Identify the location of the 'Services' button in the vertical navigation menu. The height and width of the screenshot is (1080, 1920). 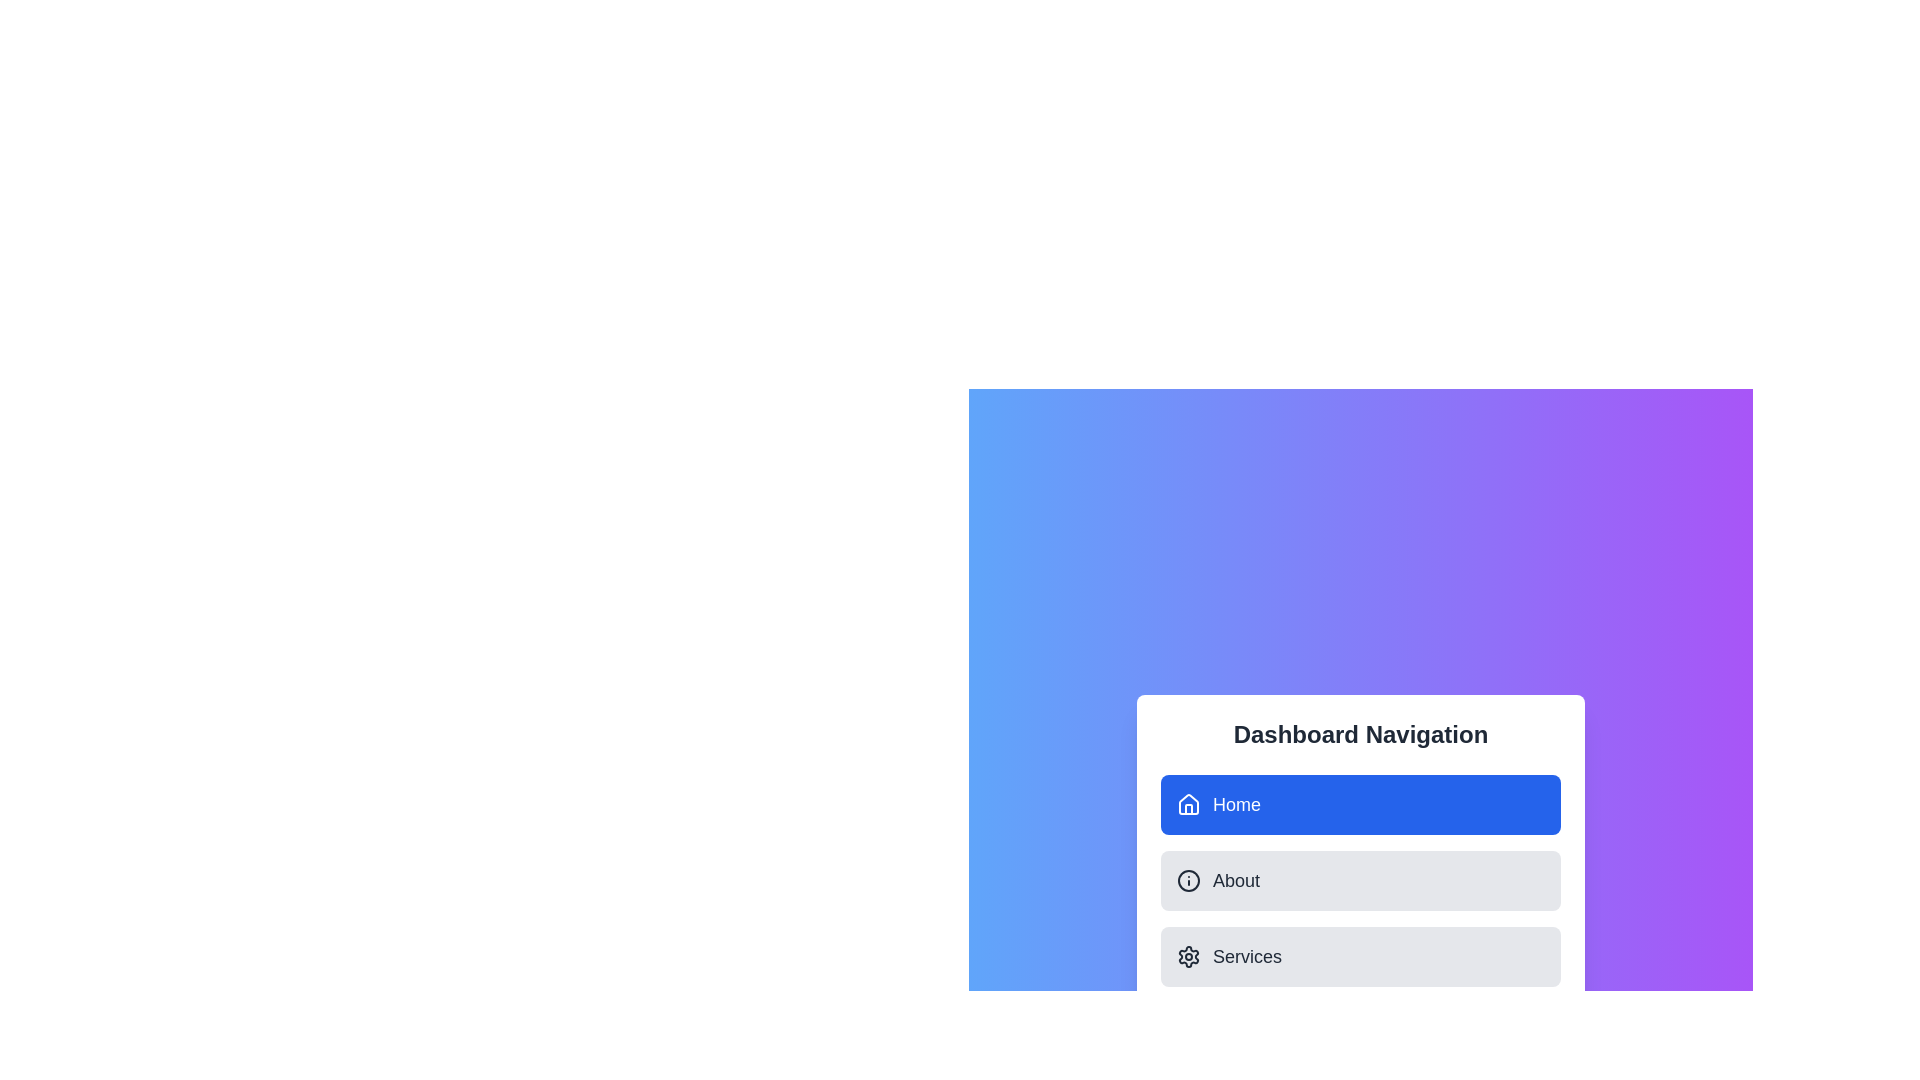
(1360, 955).